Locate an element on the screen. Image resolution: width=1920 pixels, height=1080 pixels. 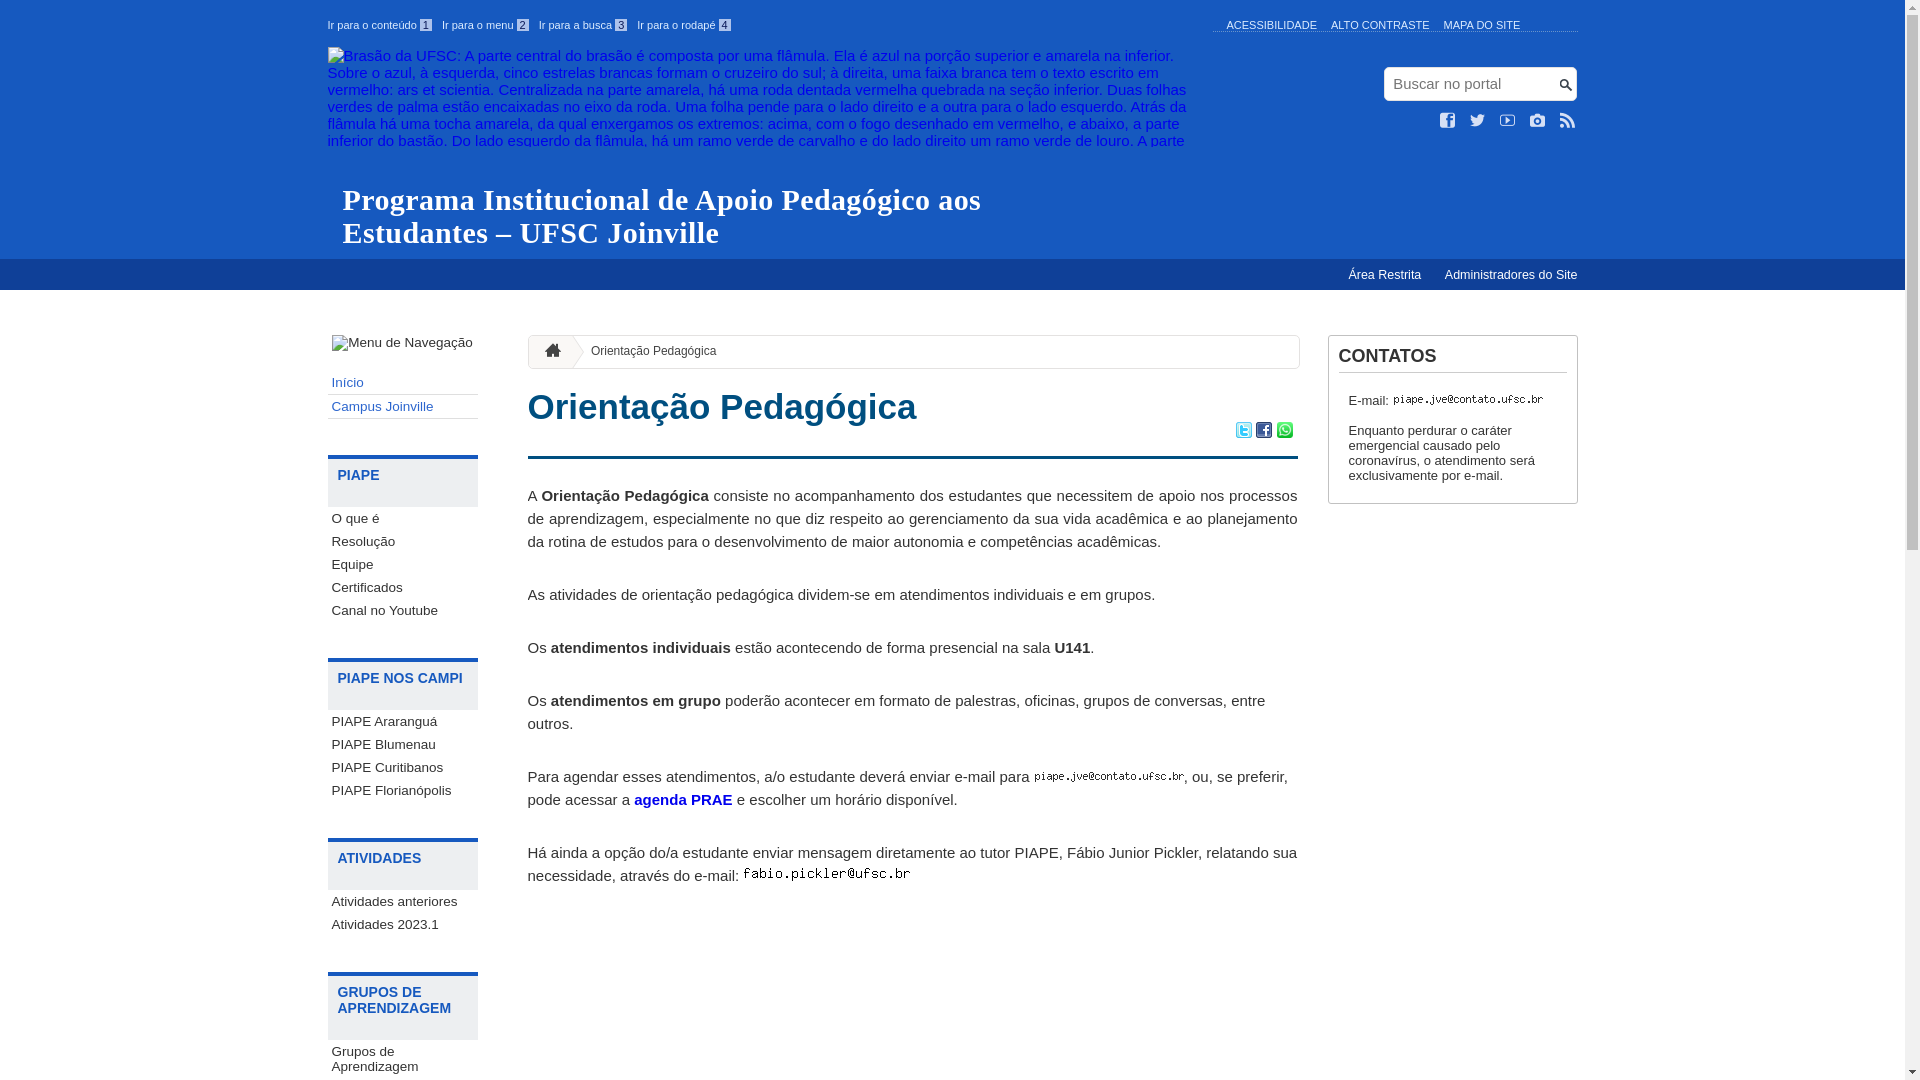
'Equipe' is located at coordinates (402, 564).